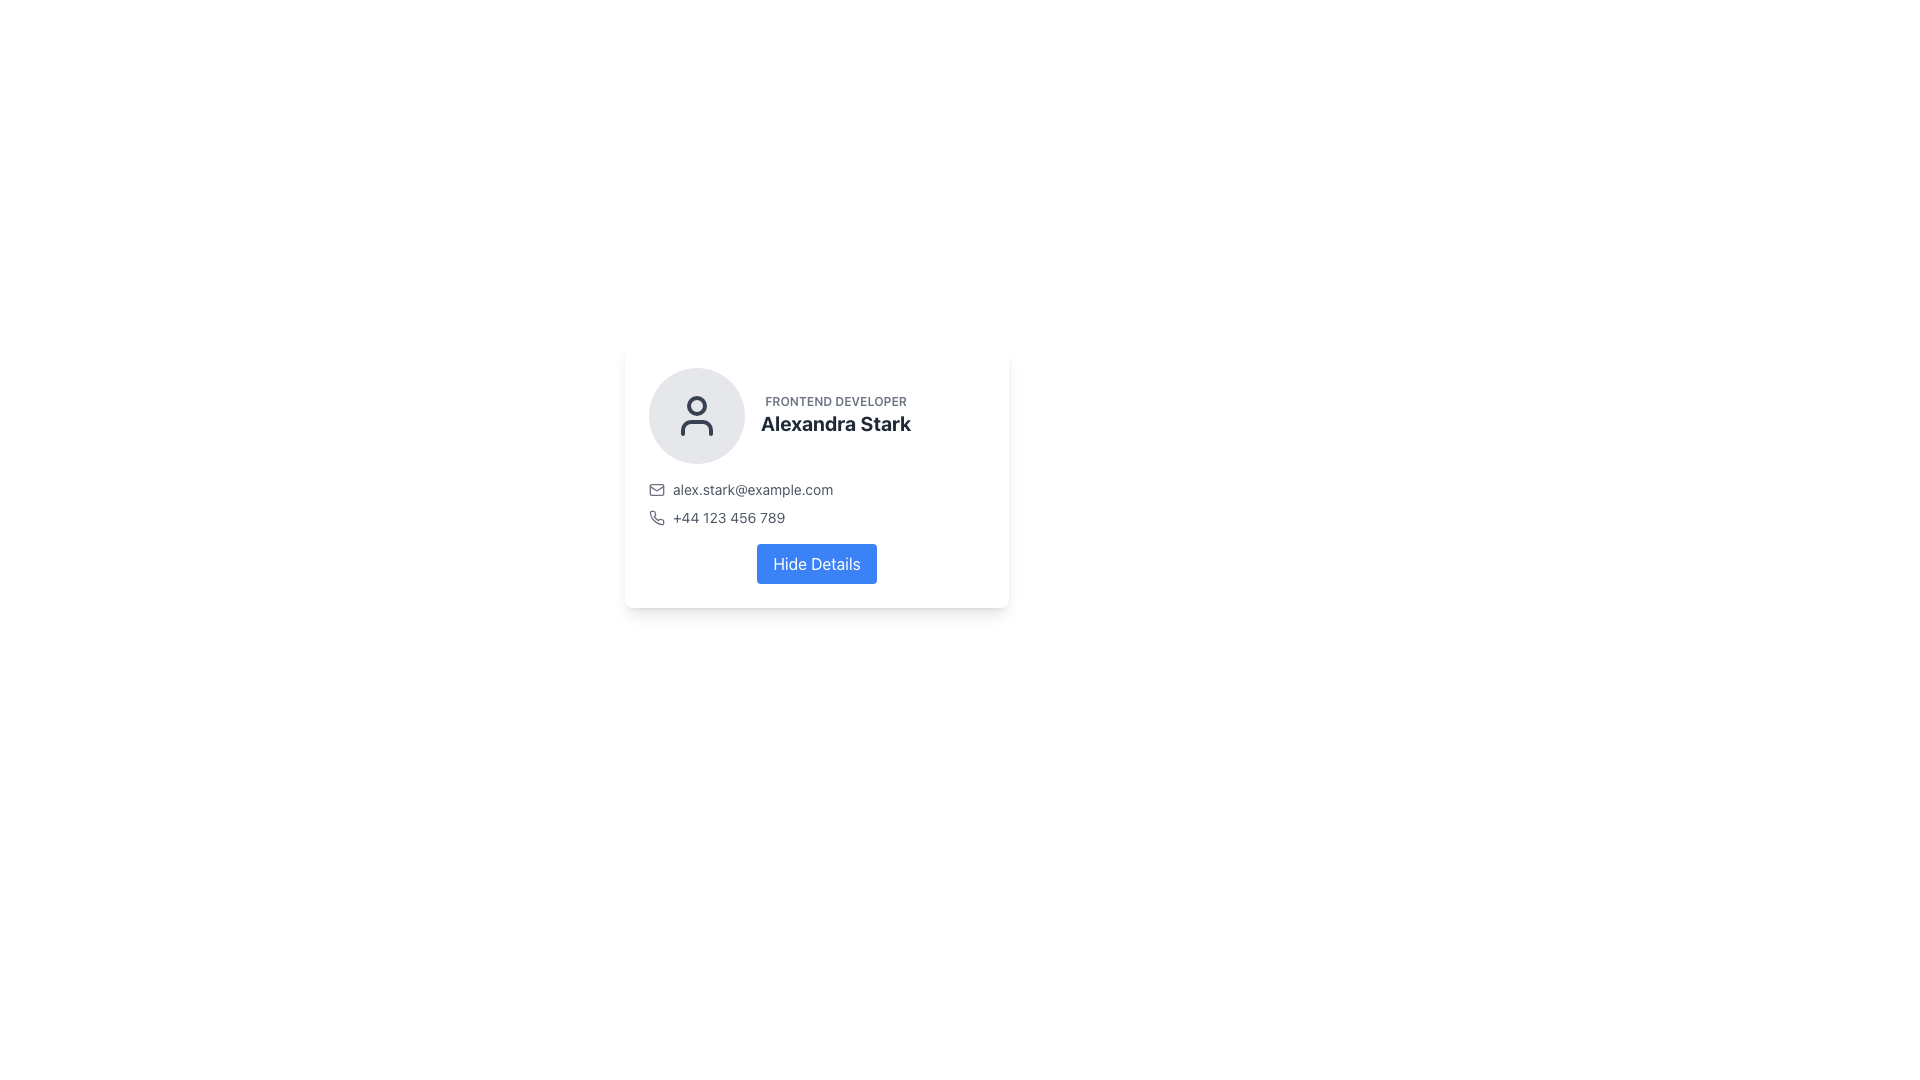  I want to click on the 'Hide Details' button located at the bottom center of the card layout, so click(816, 563).